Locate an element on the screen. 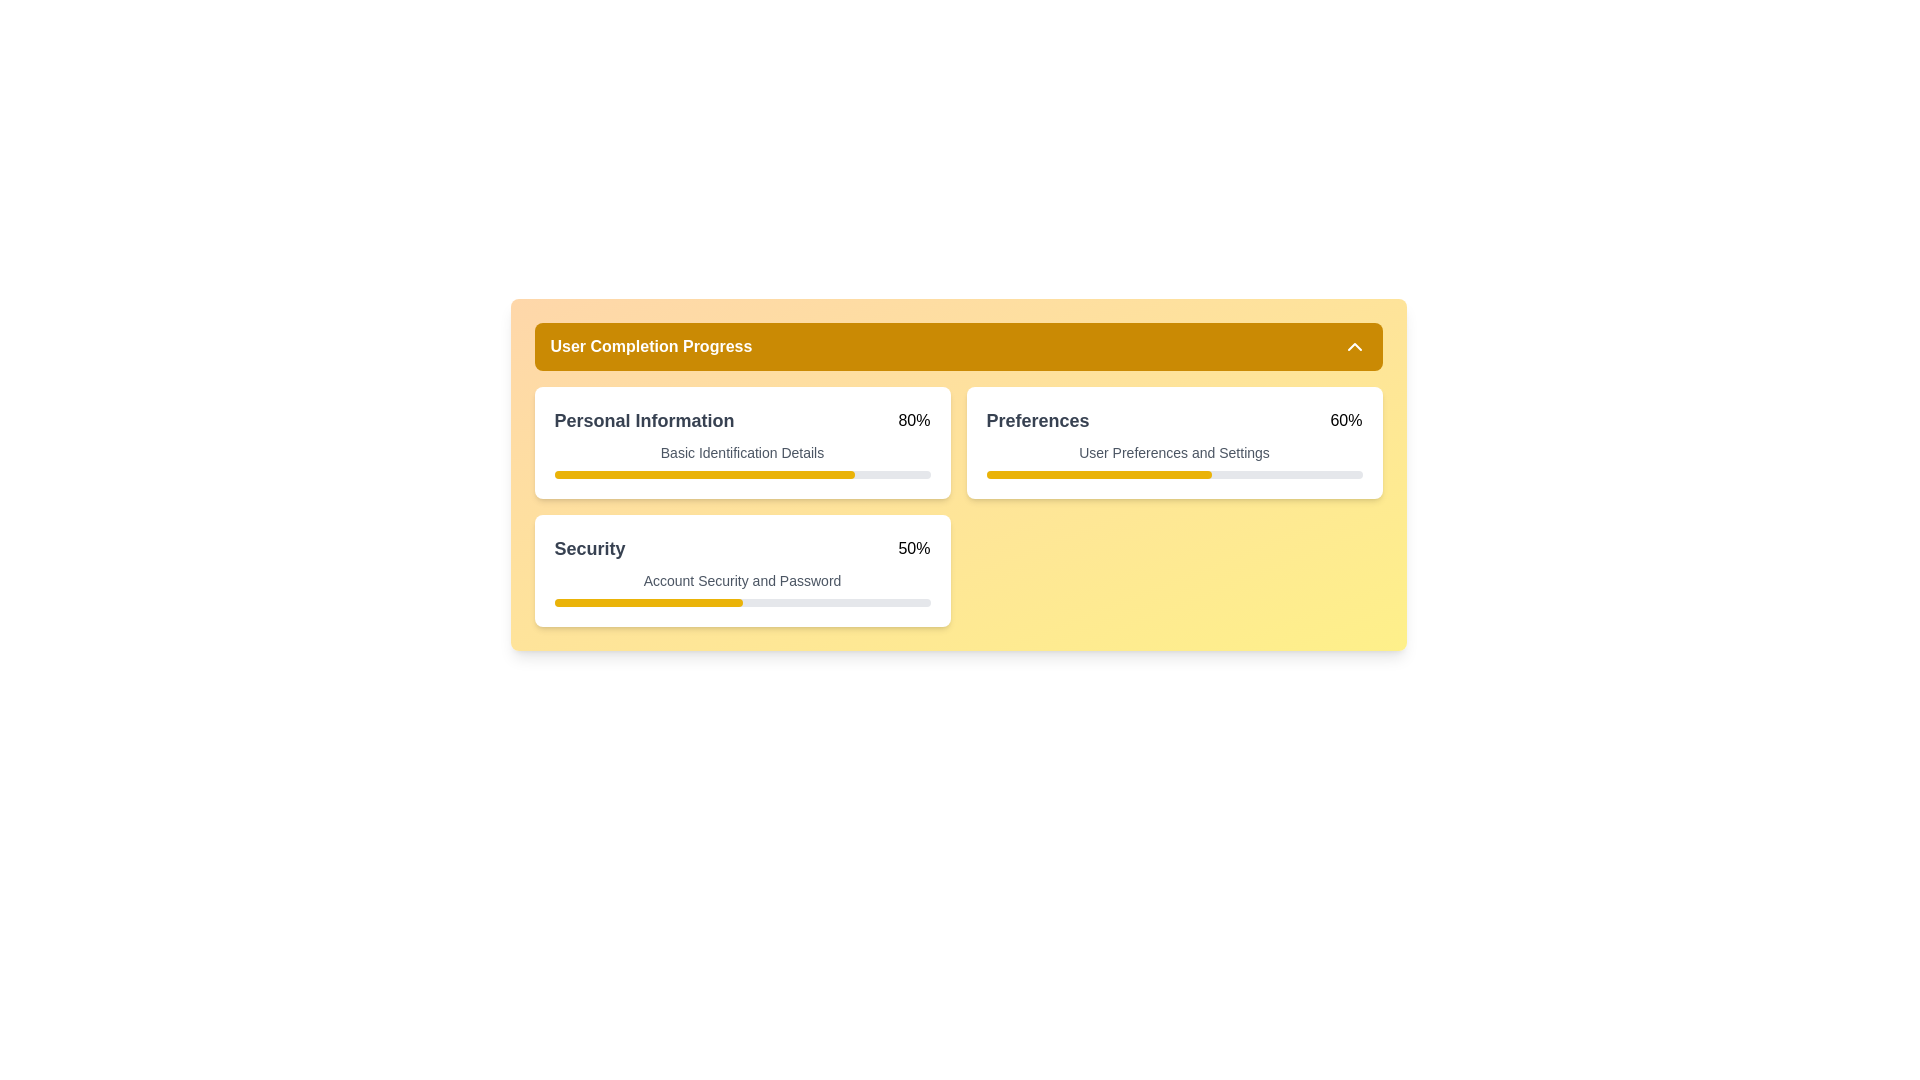 Image resolution: width=1920 pixels, height=1080 pixels. descriptive text label located in the 'Personal Information' section, positioned centrally below the heading 'Personal Information' is located at coordinates (741, 452).